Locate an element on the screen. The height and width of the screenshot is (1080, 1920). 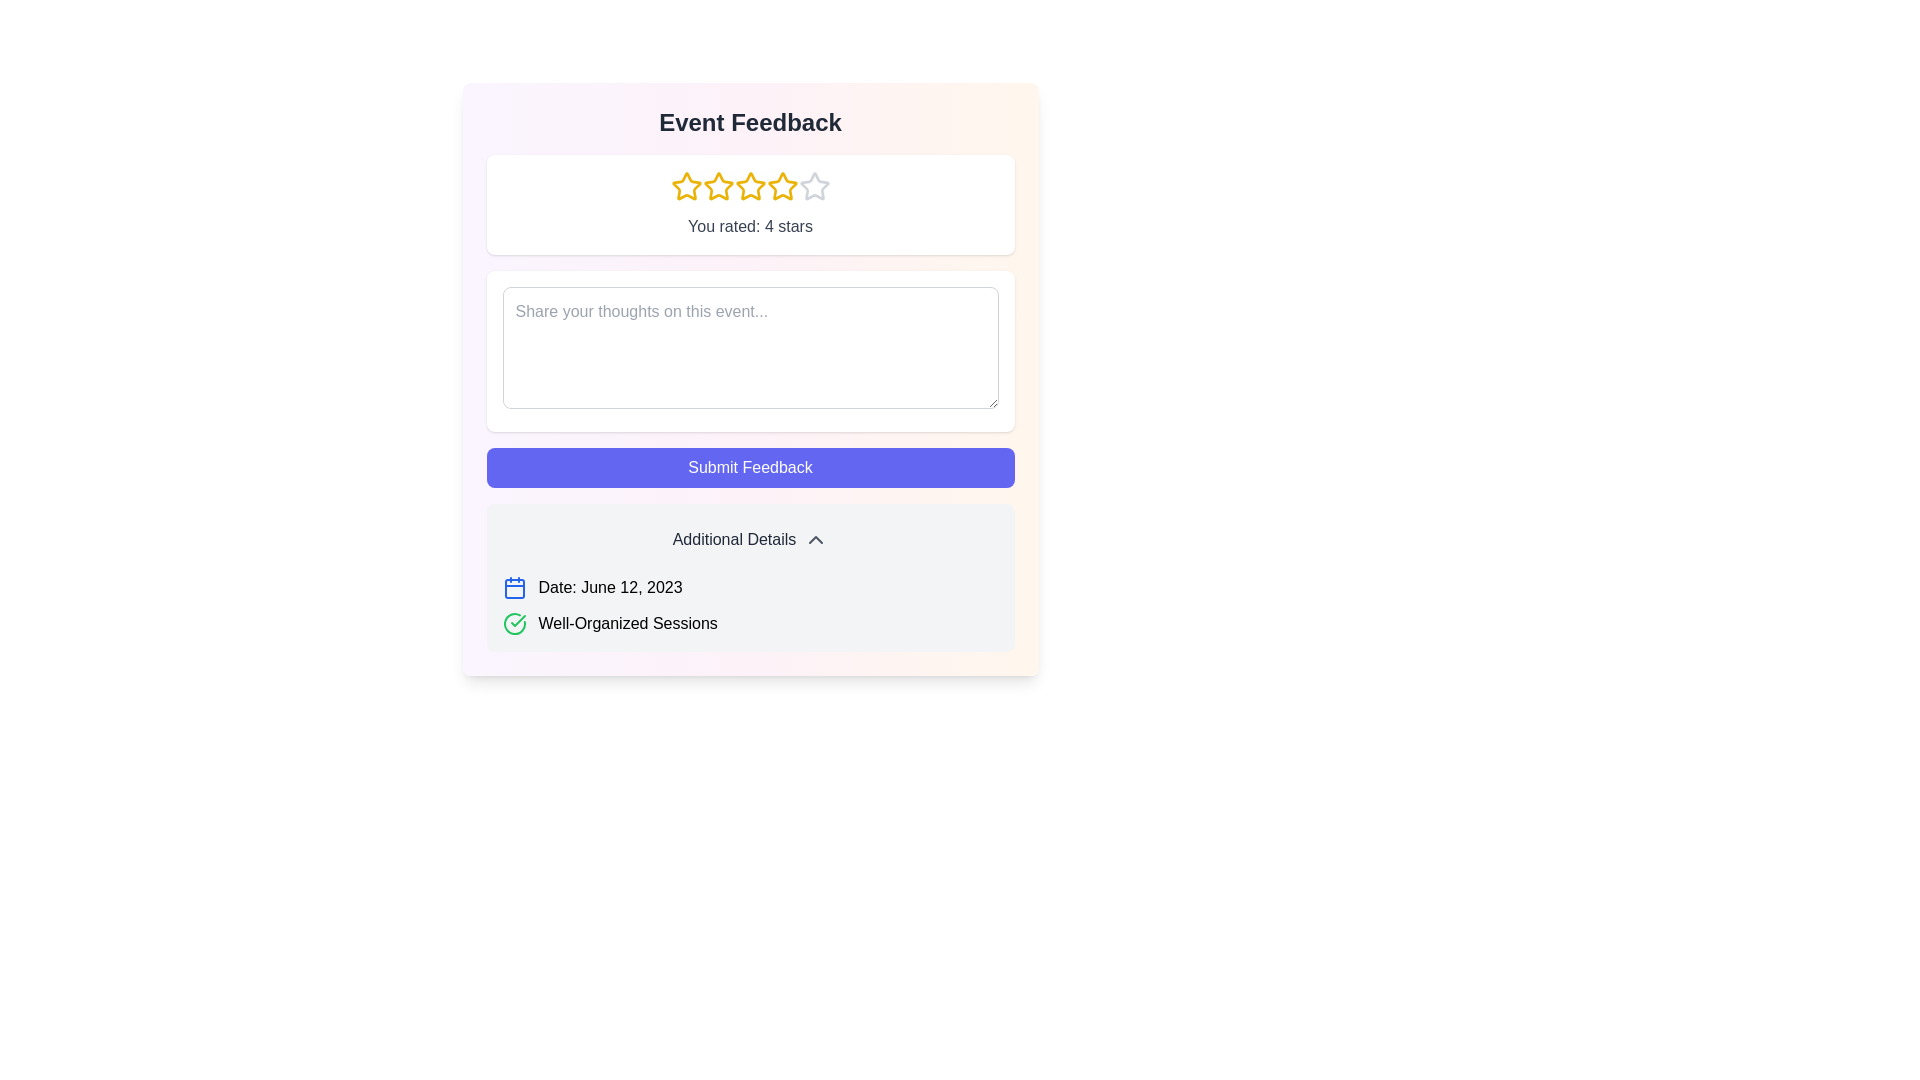
the informational text label located in the lower section of the interface, specifically in the 'Additional Details' section, to the right of a green checkmark icon and below a date label is located at coordinates (627, 623).